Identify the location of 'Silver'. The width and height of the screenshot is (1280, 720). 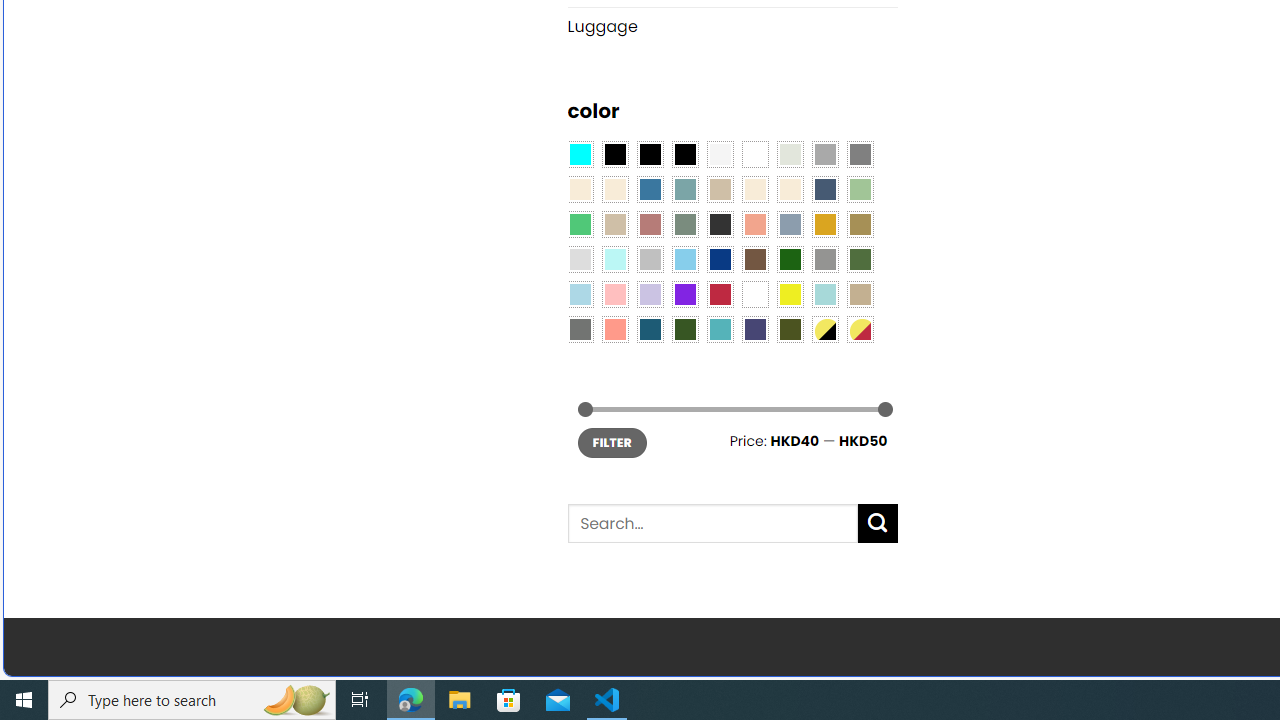
(650, 258).